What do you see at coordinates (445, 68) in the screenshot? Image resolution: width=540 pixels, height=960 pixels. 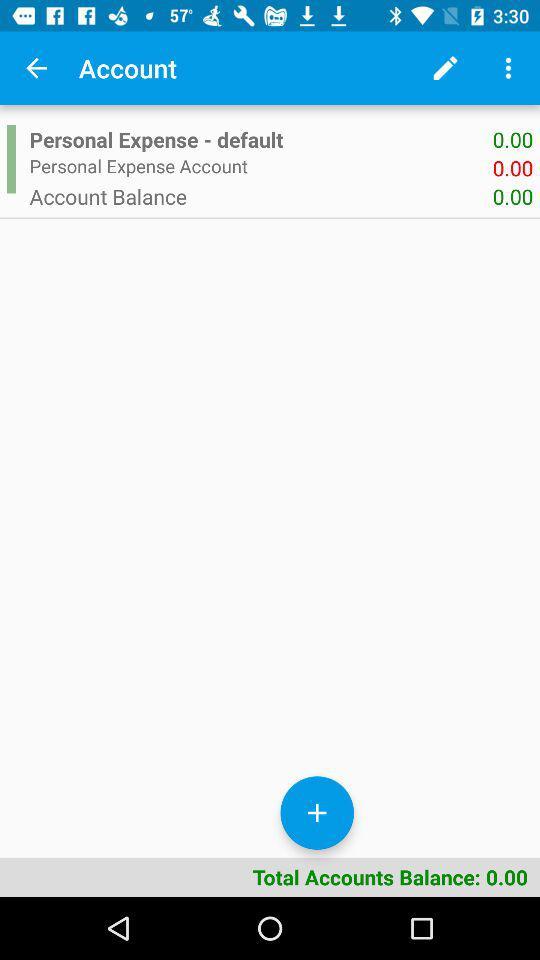 I see `the item above personal expense - default icon` at bounding box center [445, 68].